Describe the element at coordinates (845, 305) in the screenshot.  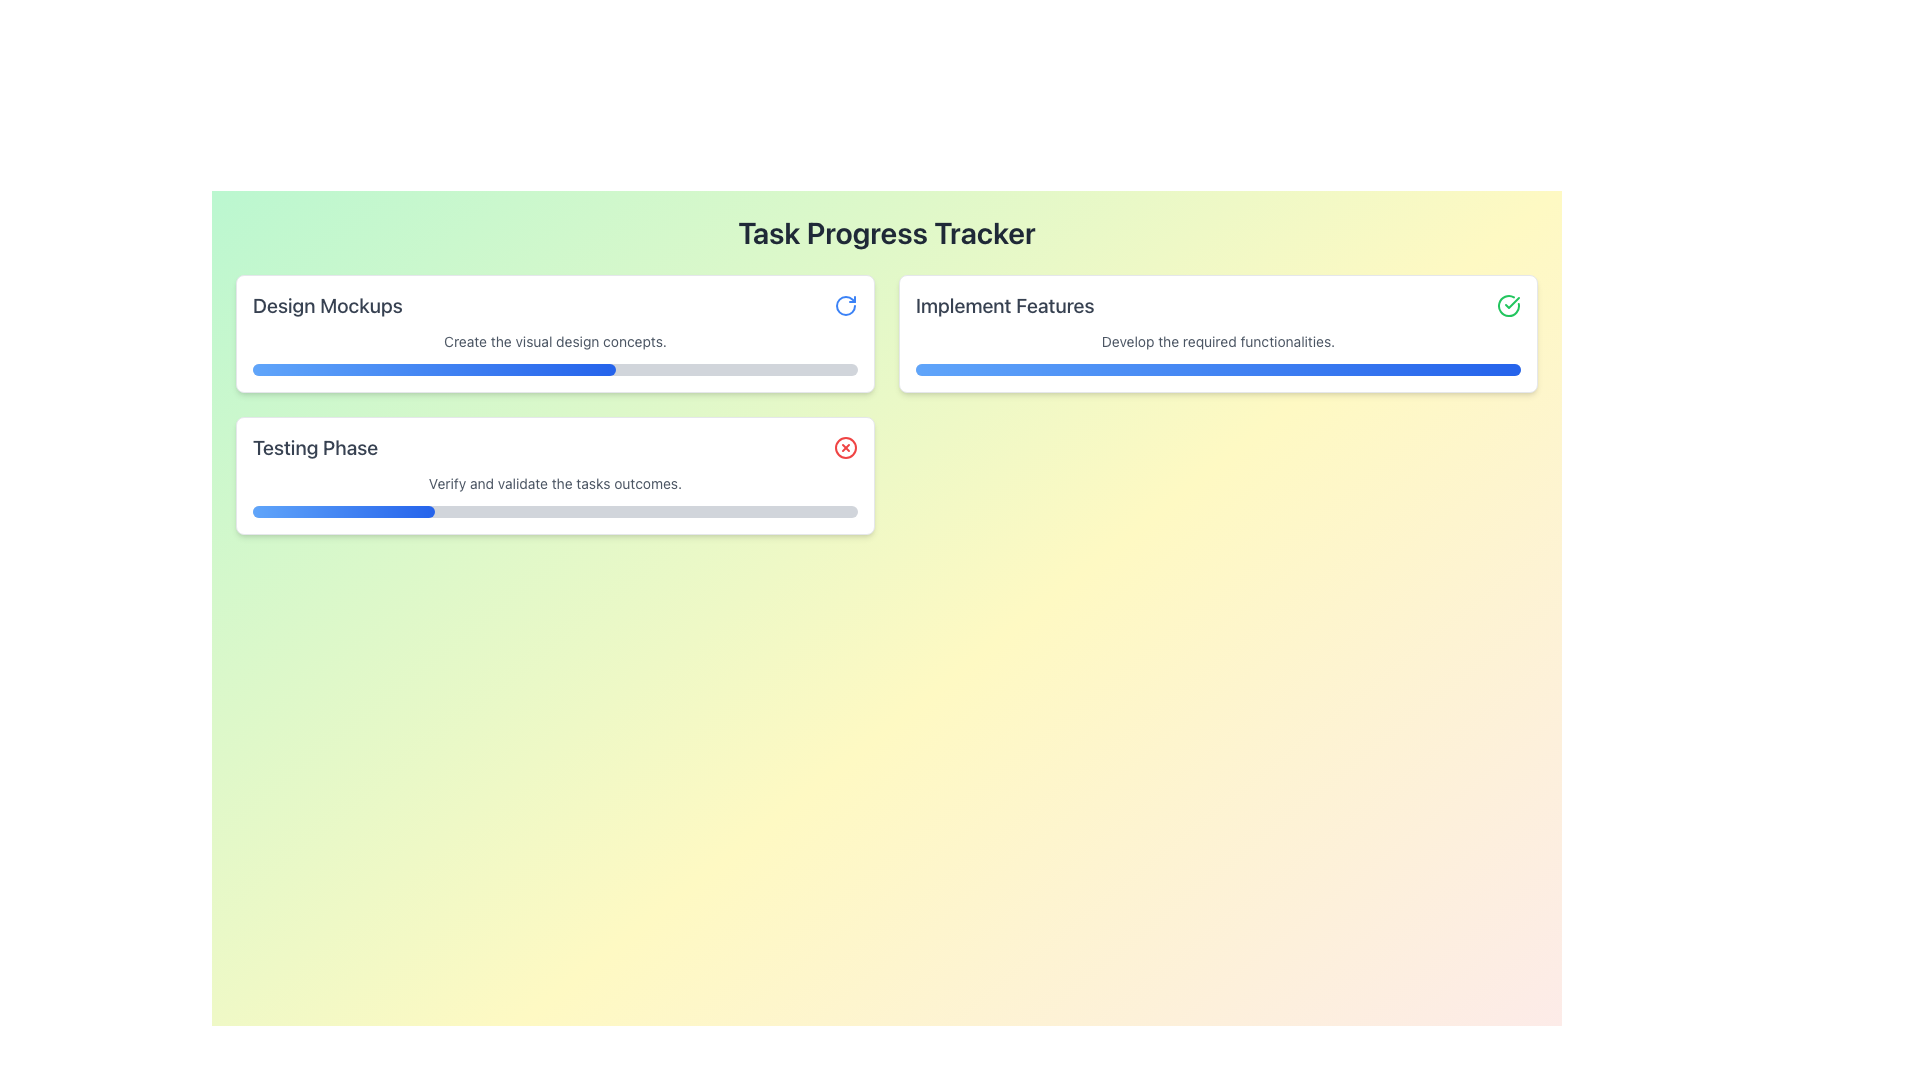
I see `the refresh icon located on the right side of the 'Design Mockups' header to initiate a refresh action` at that location.